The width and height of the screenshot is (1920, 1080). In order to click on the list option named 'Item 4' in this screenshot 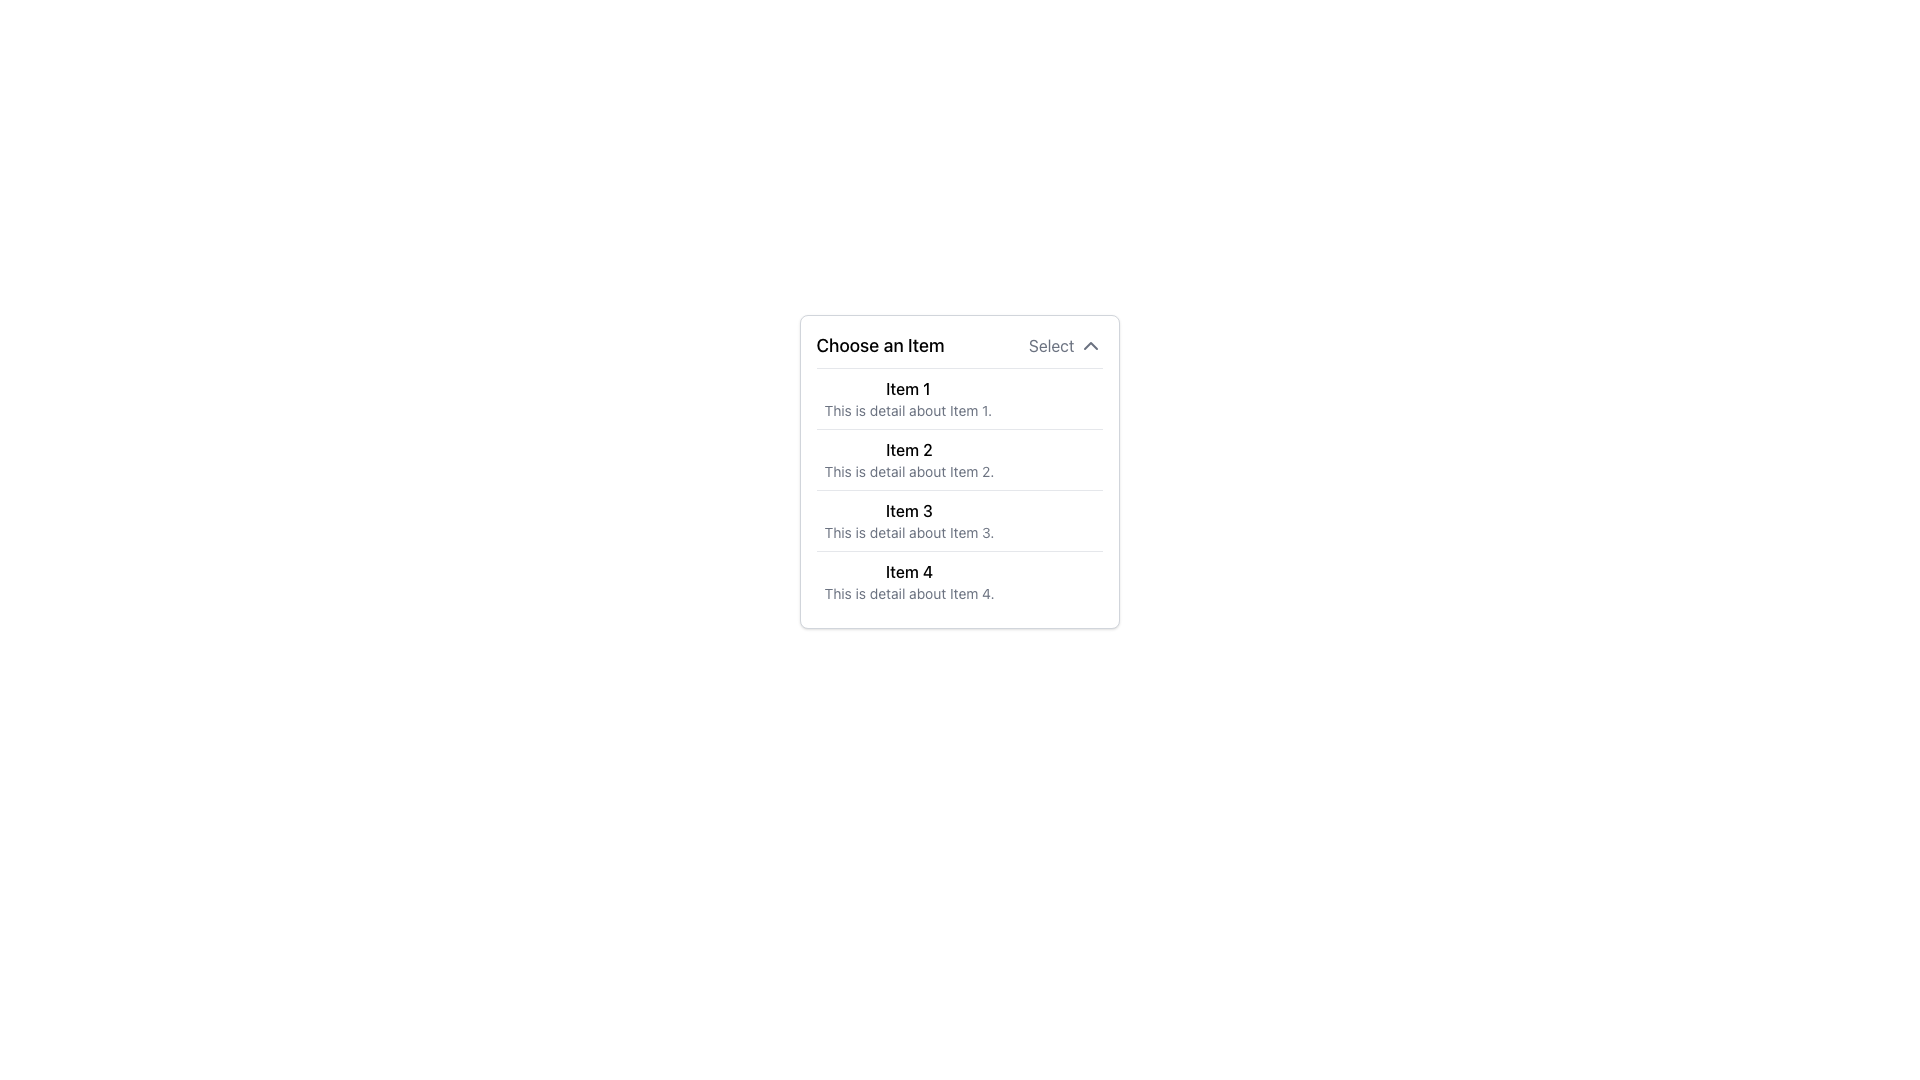, I will do `click(908, 582)`.